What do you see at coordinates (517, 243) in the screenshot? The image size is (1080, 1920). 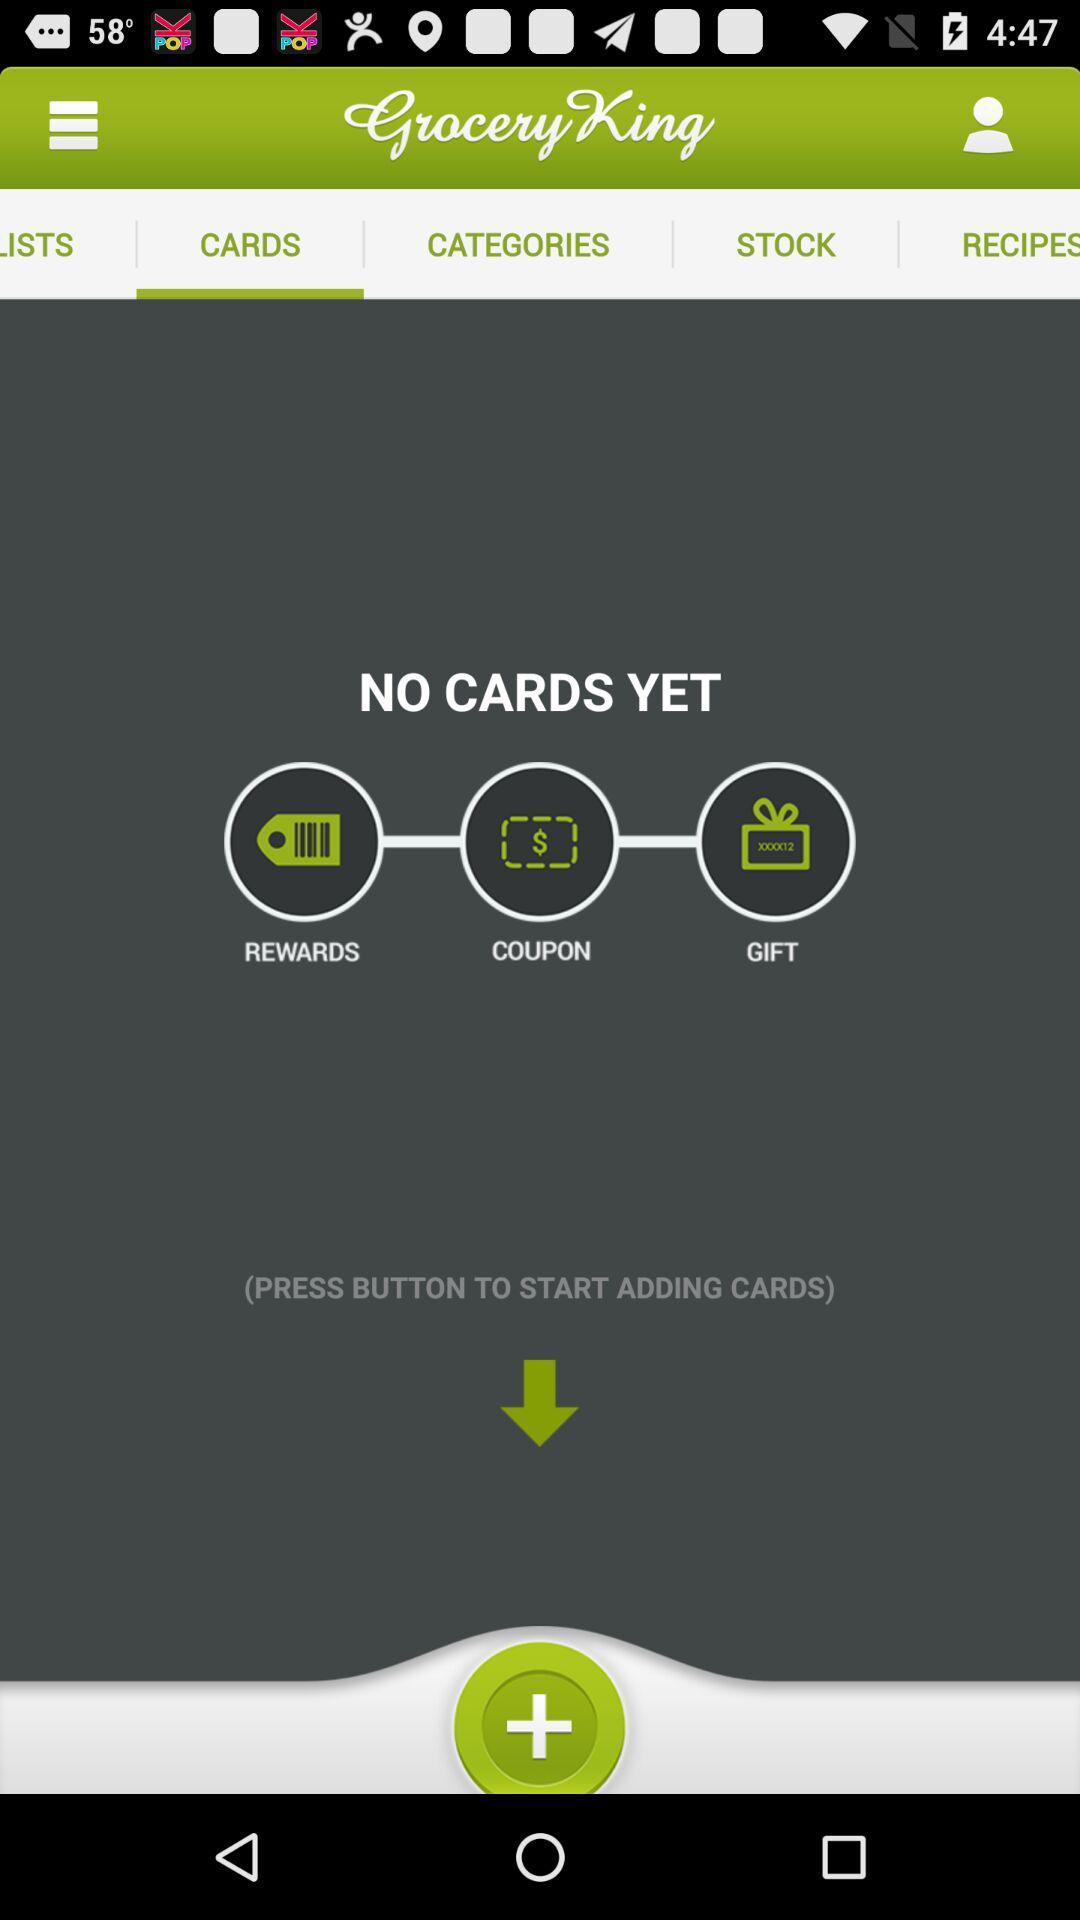 I see `the icon above no cards yet` at bounding box center [517, 243].